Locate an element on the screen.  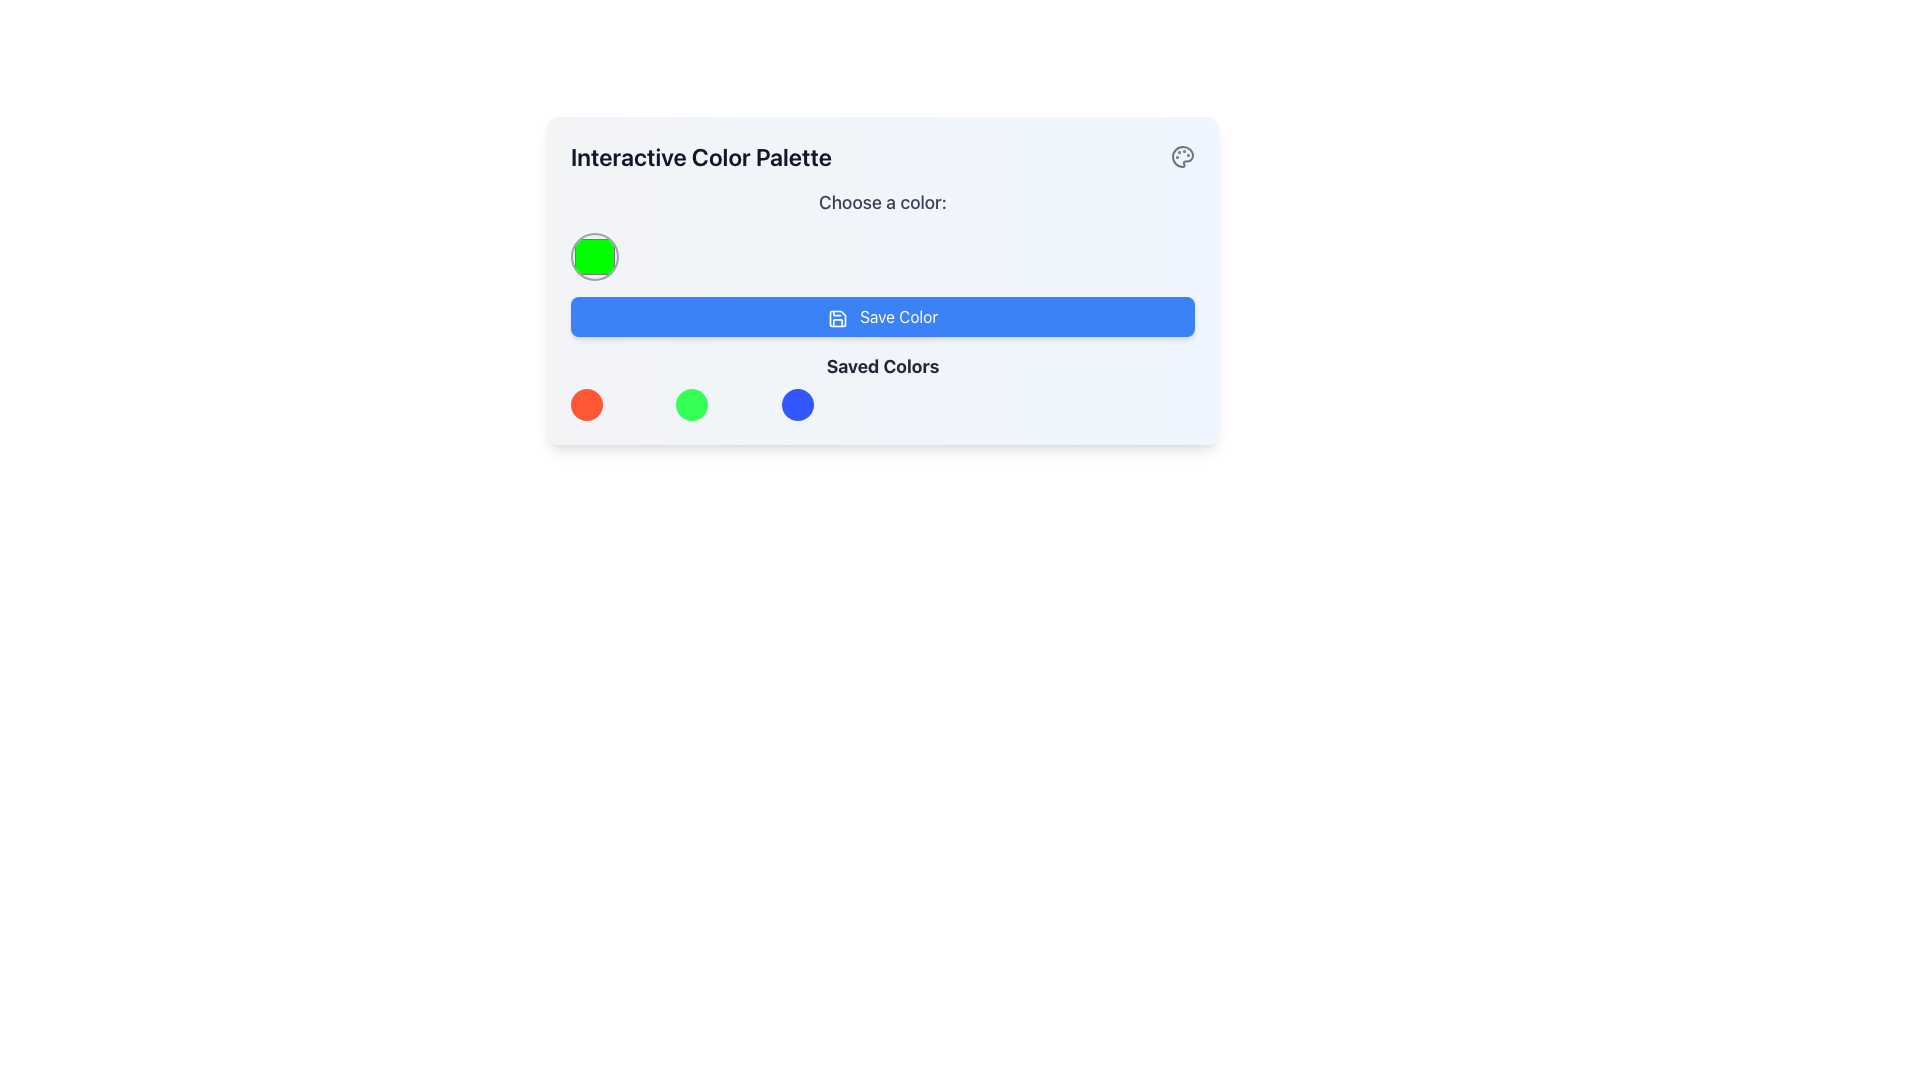
the save button located centrally below the color selection circle and above the 'Saved Colors' section is located at coordinates (882, 315).